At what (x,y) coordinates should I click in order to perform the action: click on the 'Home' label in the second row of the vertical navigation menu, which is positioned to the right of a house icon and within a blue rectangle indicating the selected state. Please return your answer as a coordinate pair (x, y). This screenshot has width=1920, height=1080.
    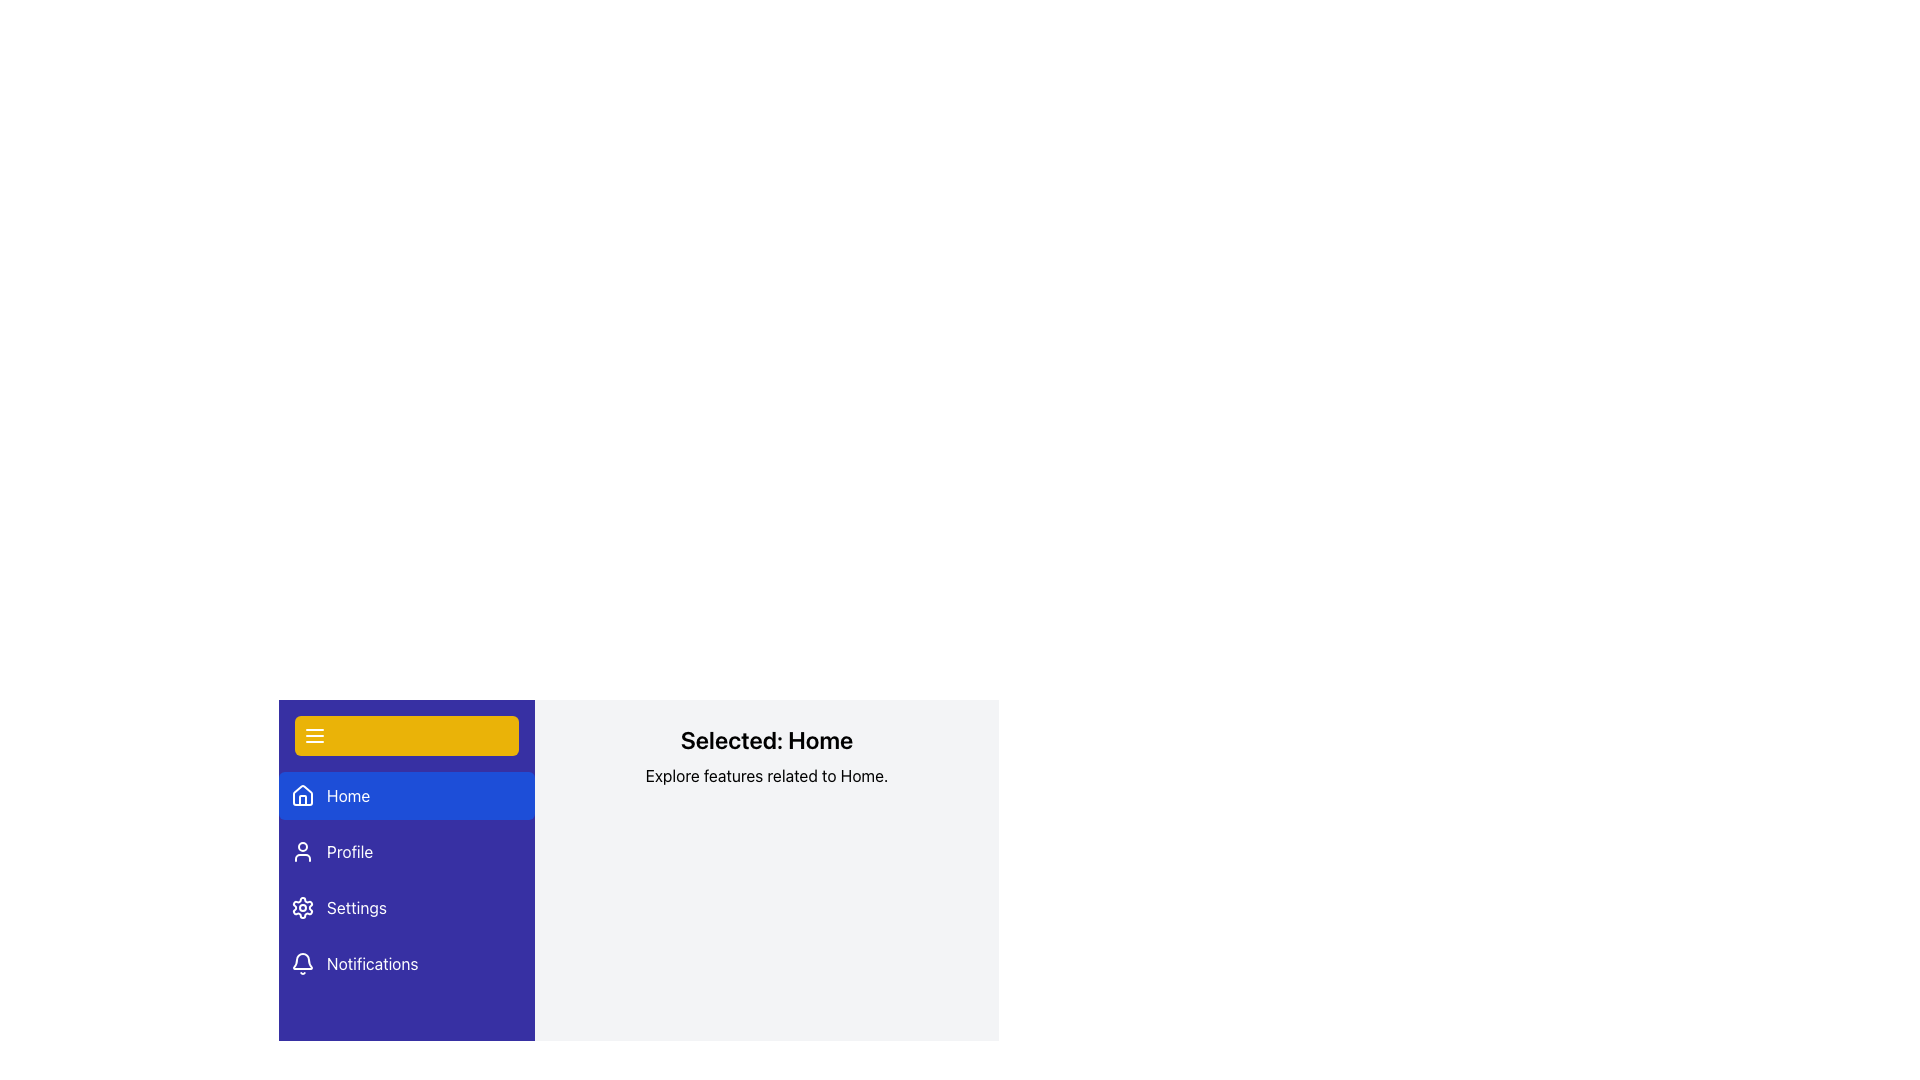
    Looking at the image, I should click on (348, 794).